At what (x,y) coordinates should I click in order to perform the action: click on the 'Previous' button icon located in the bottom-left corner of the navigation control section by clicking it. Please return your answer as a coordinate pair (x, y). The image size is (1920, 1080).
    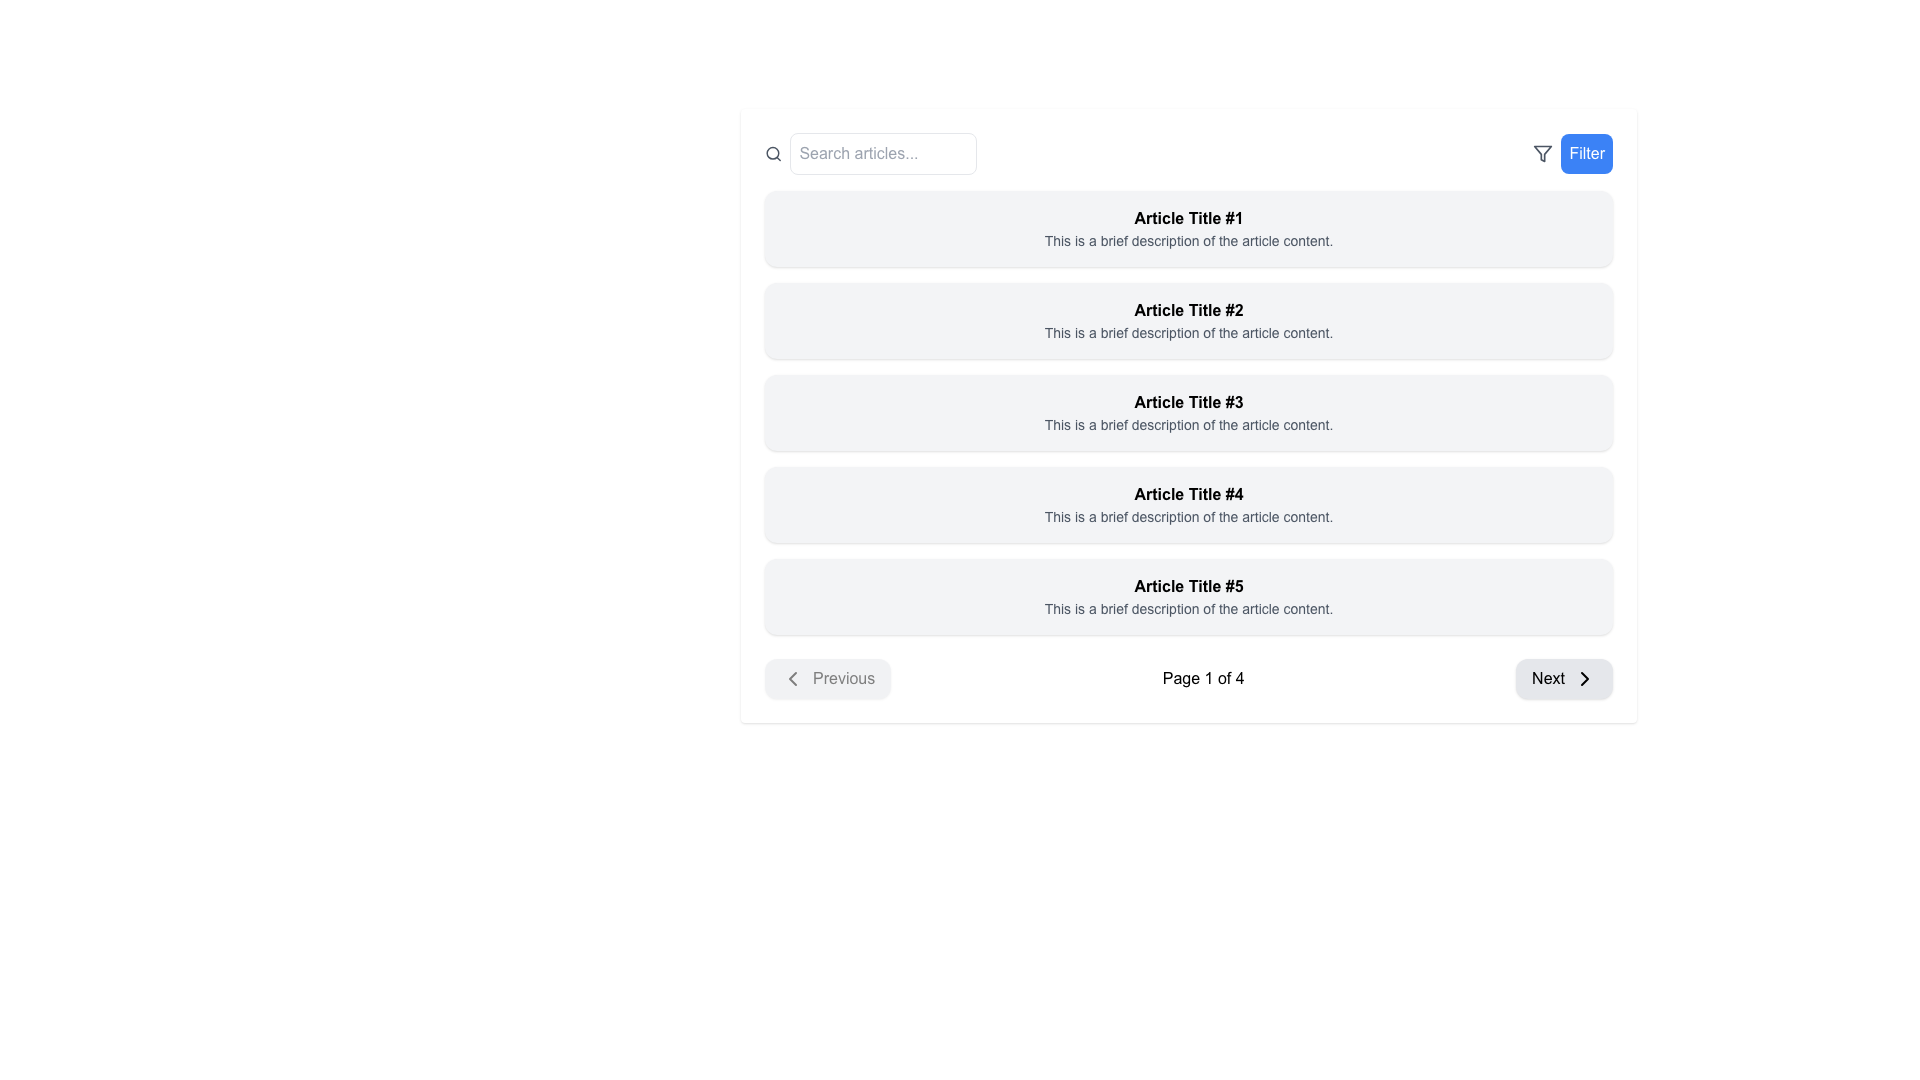
    Looking at the image, I should click on (791, 677).